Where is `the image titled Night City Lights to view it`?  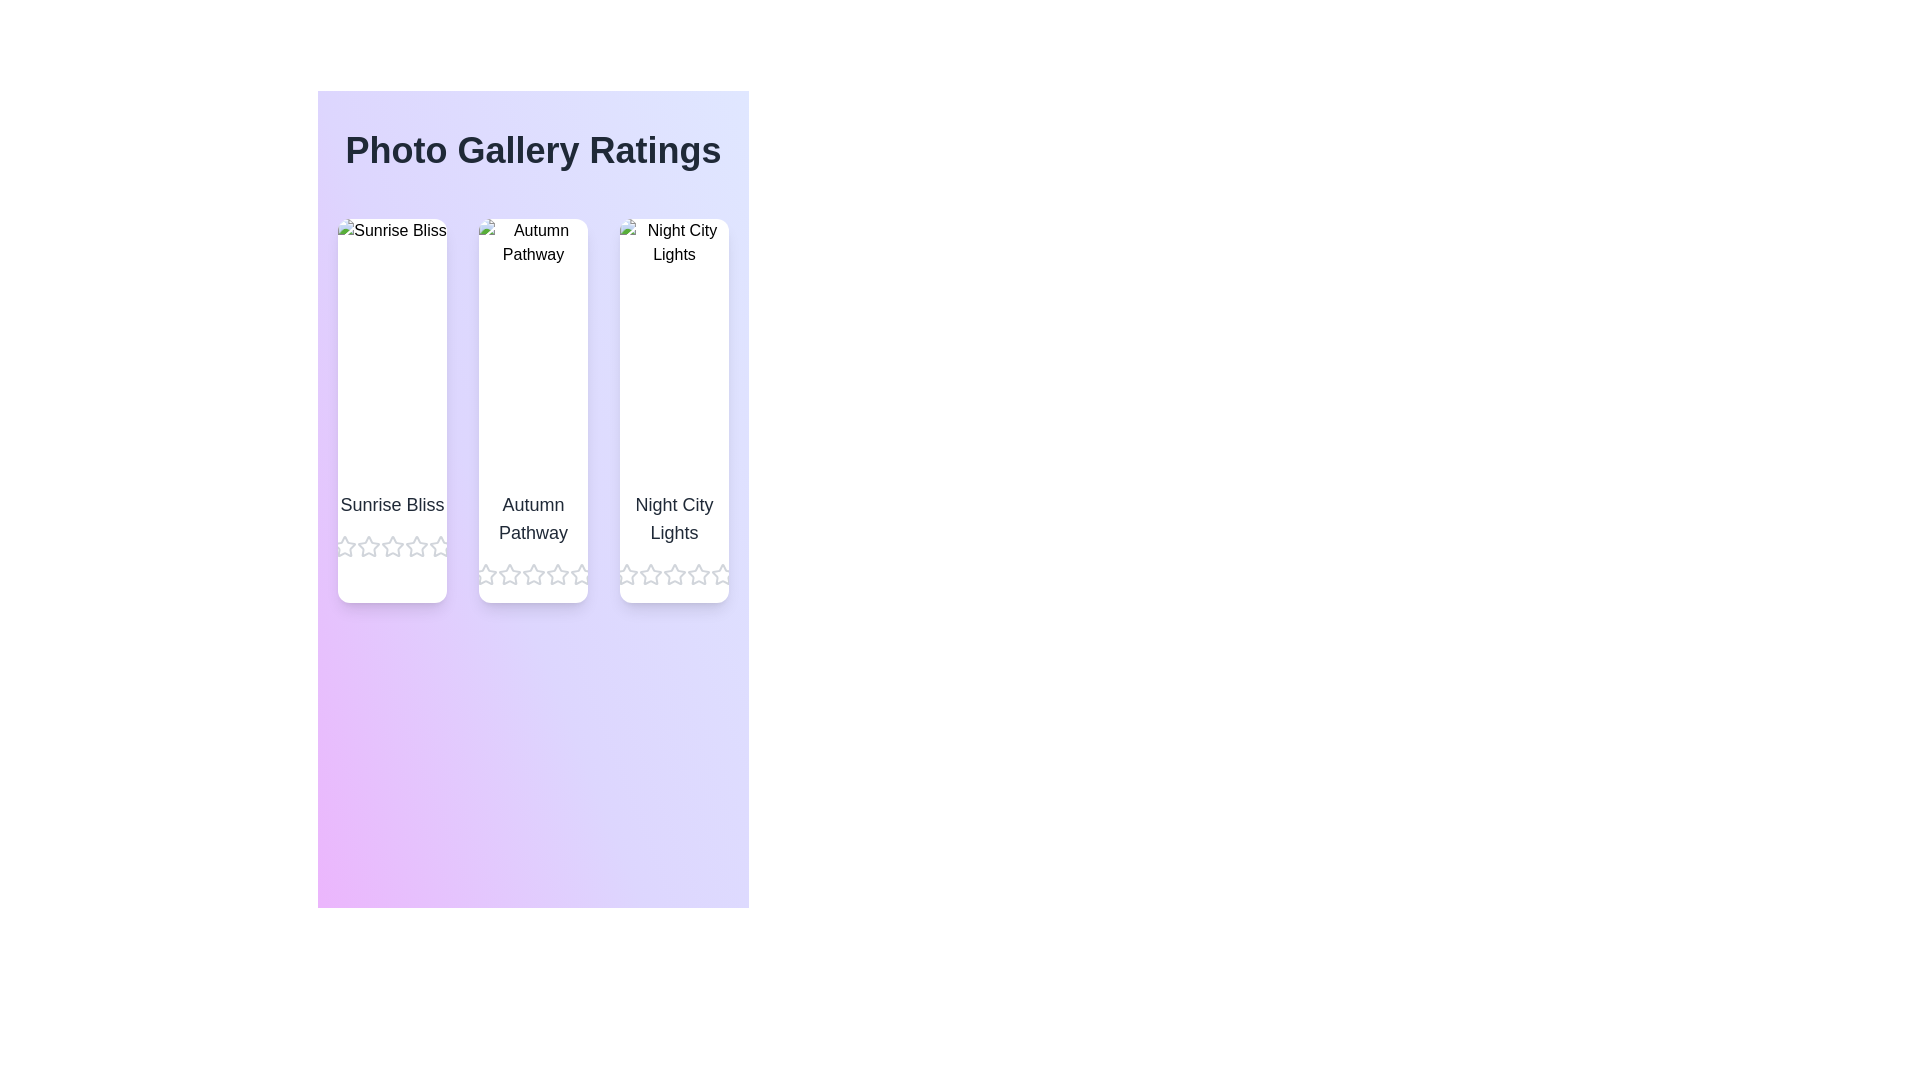 the image titled Night City Lights to view it is located at coordinates (674, 346).